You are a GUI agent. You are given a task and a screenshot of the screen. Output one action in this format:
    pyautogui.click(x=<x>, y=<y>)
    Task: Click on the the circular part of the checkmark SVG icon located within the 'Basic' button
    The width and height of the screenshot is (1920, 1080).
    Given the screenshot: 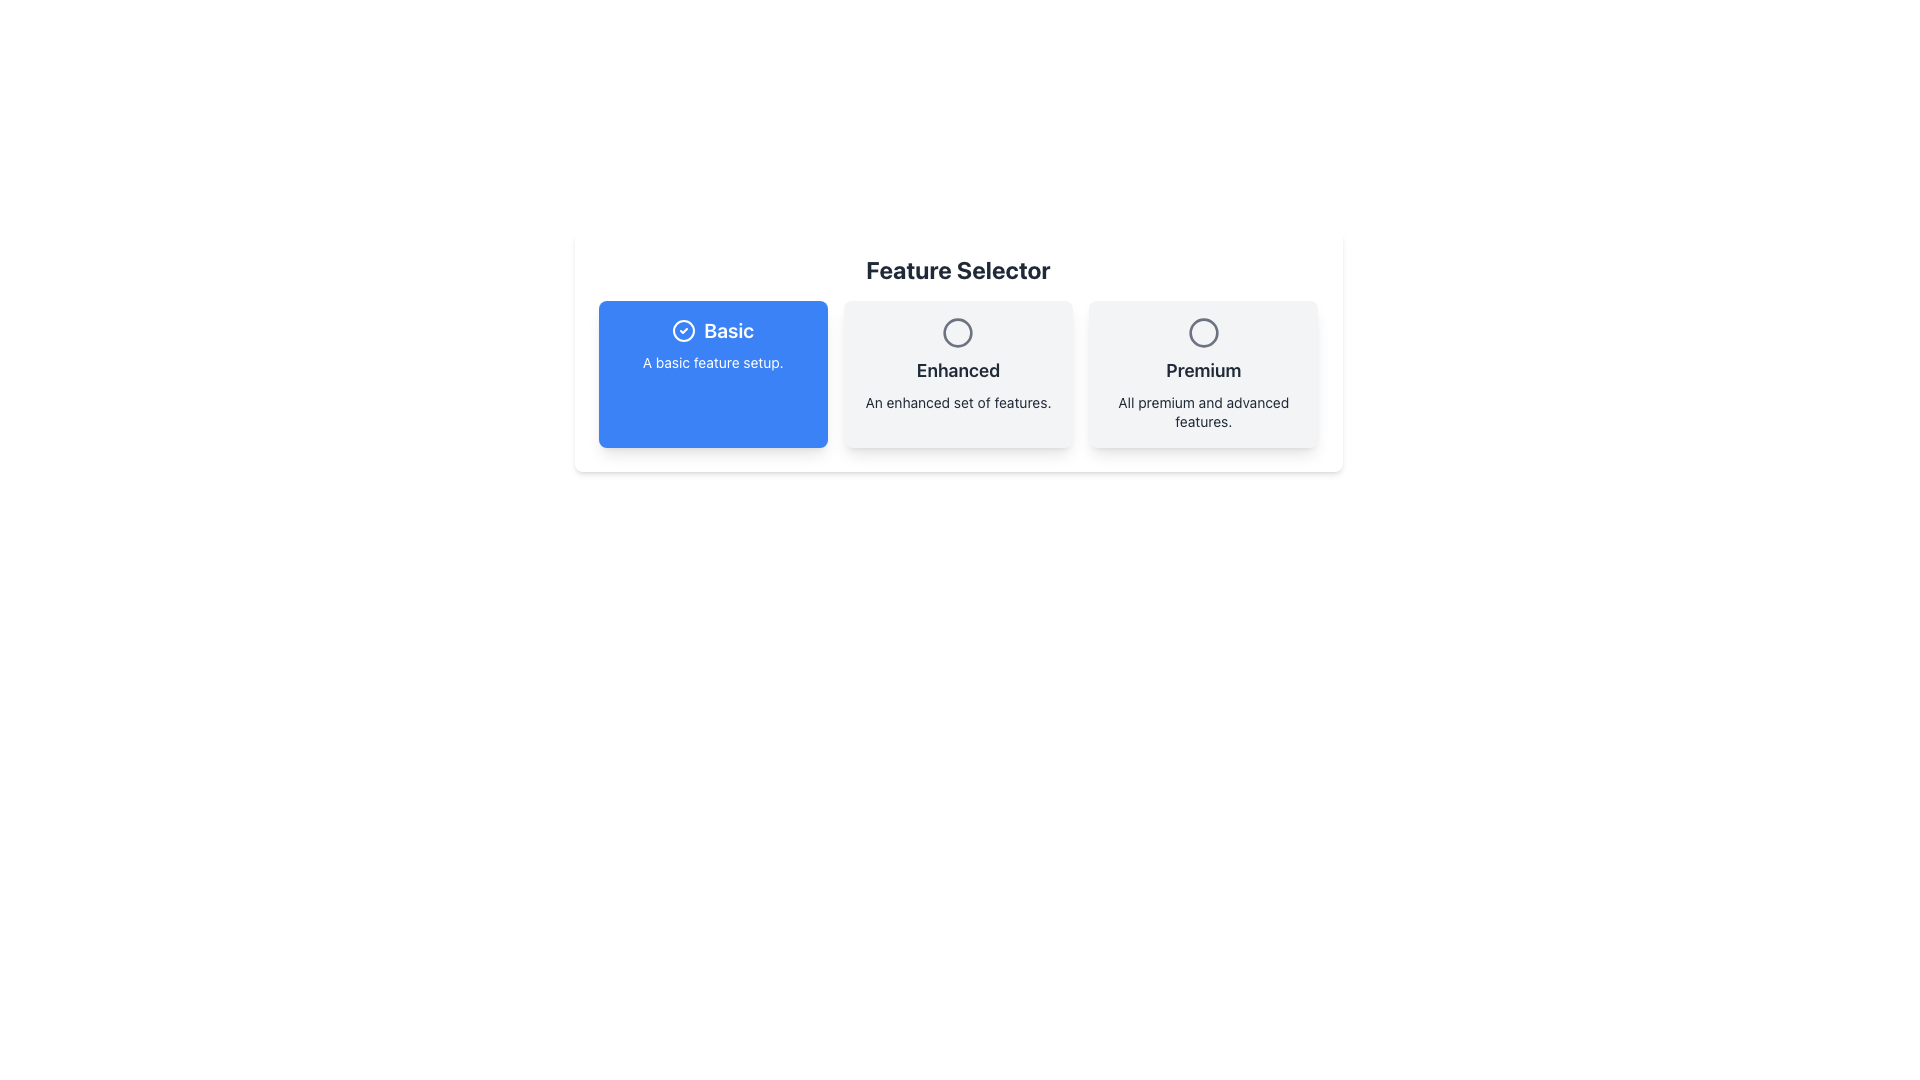 What is the action you would take?
    pyautogui.click(x=684, y=330)
    